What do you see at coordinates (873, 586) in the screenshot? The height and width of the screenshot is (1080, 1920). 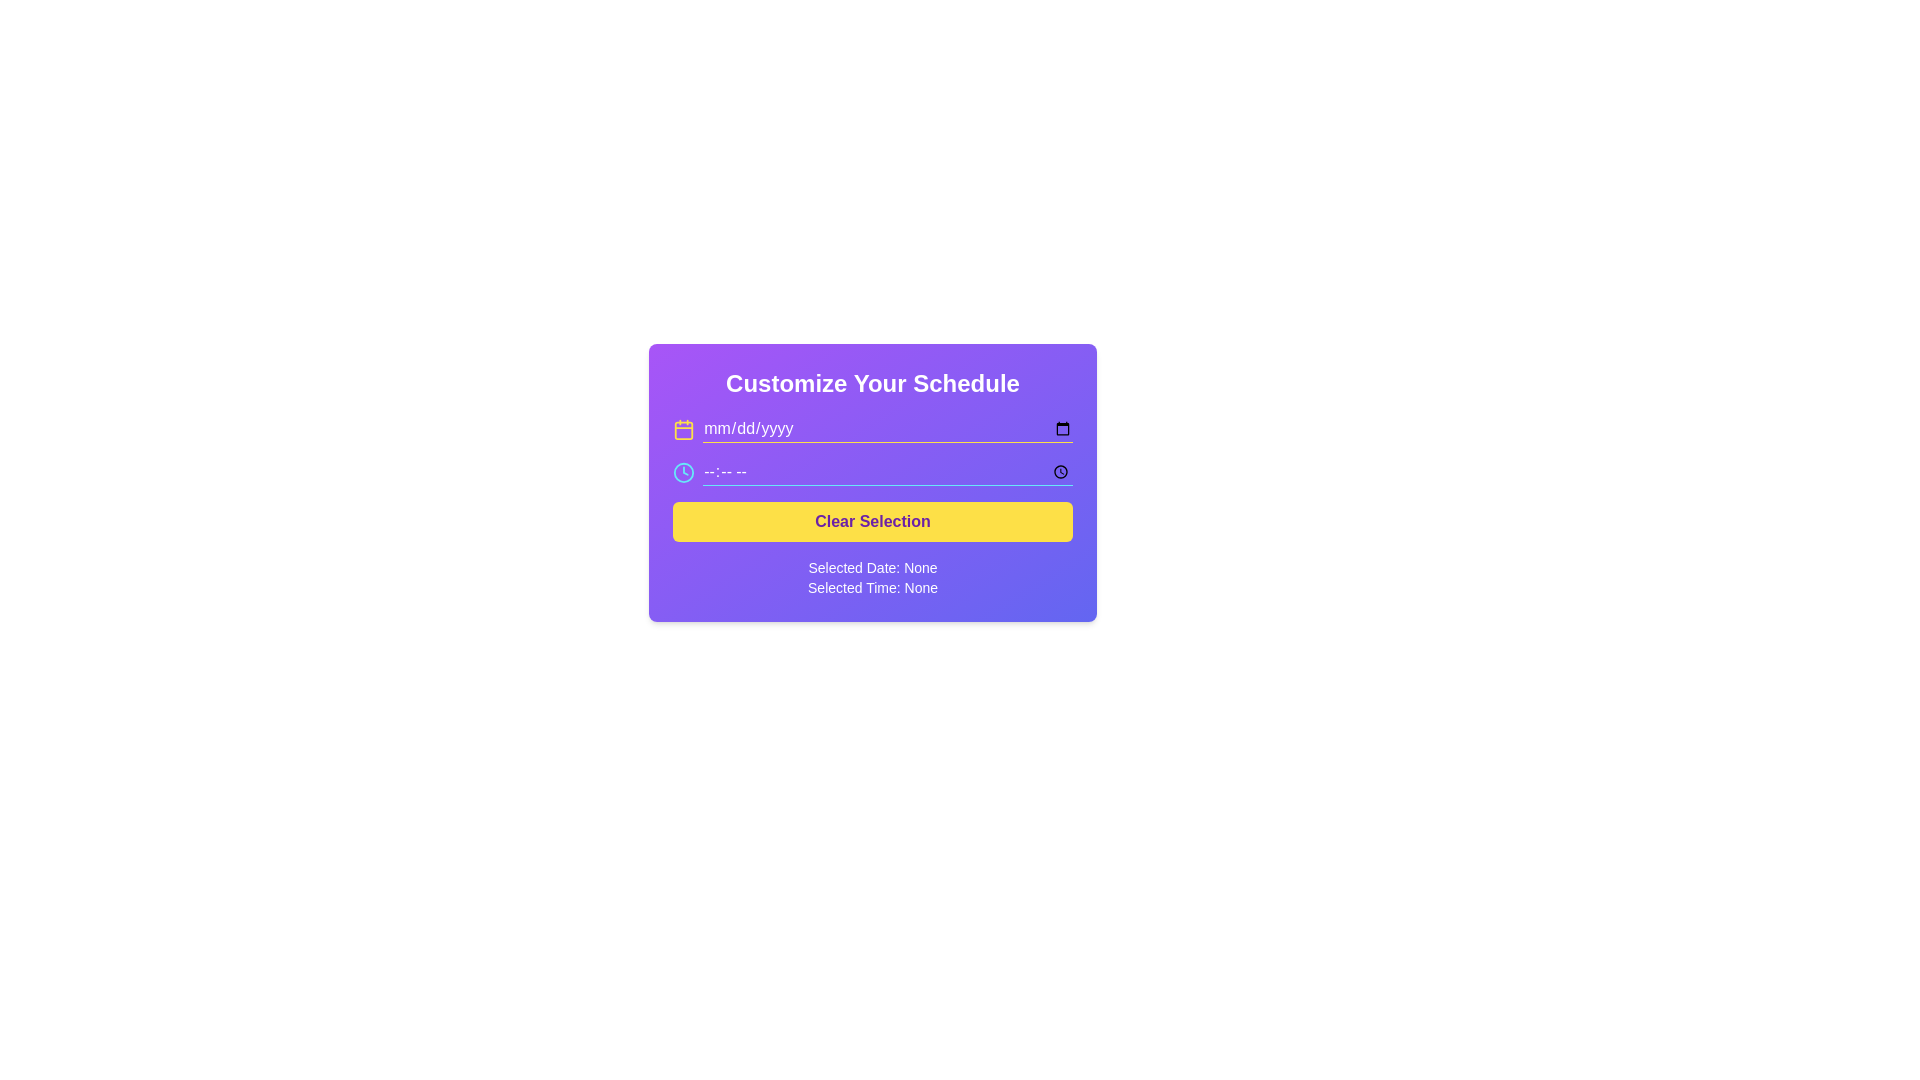 I see `the static text label displaying 'Selected Time: None', which is styled with white text on a purple background and positioned below the 'Selected Date: None' label` at bounding box center [873, 586].